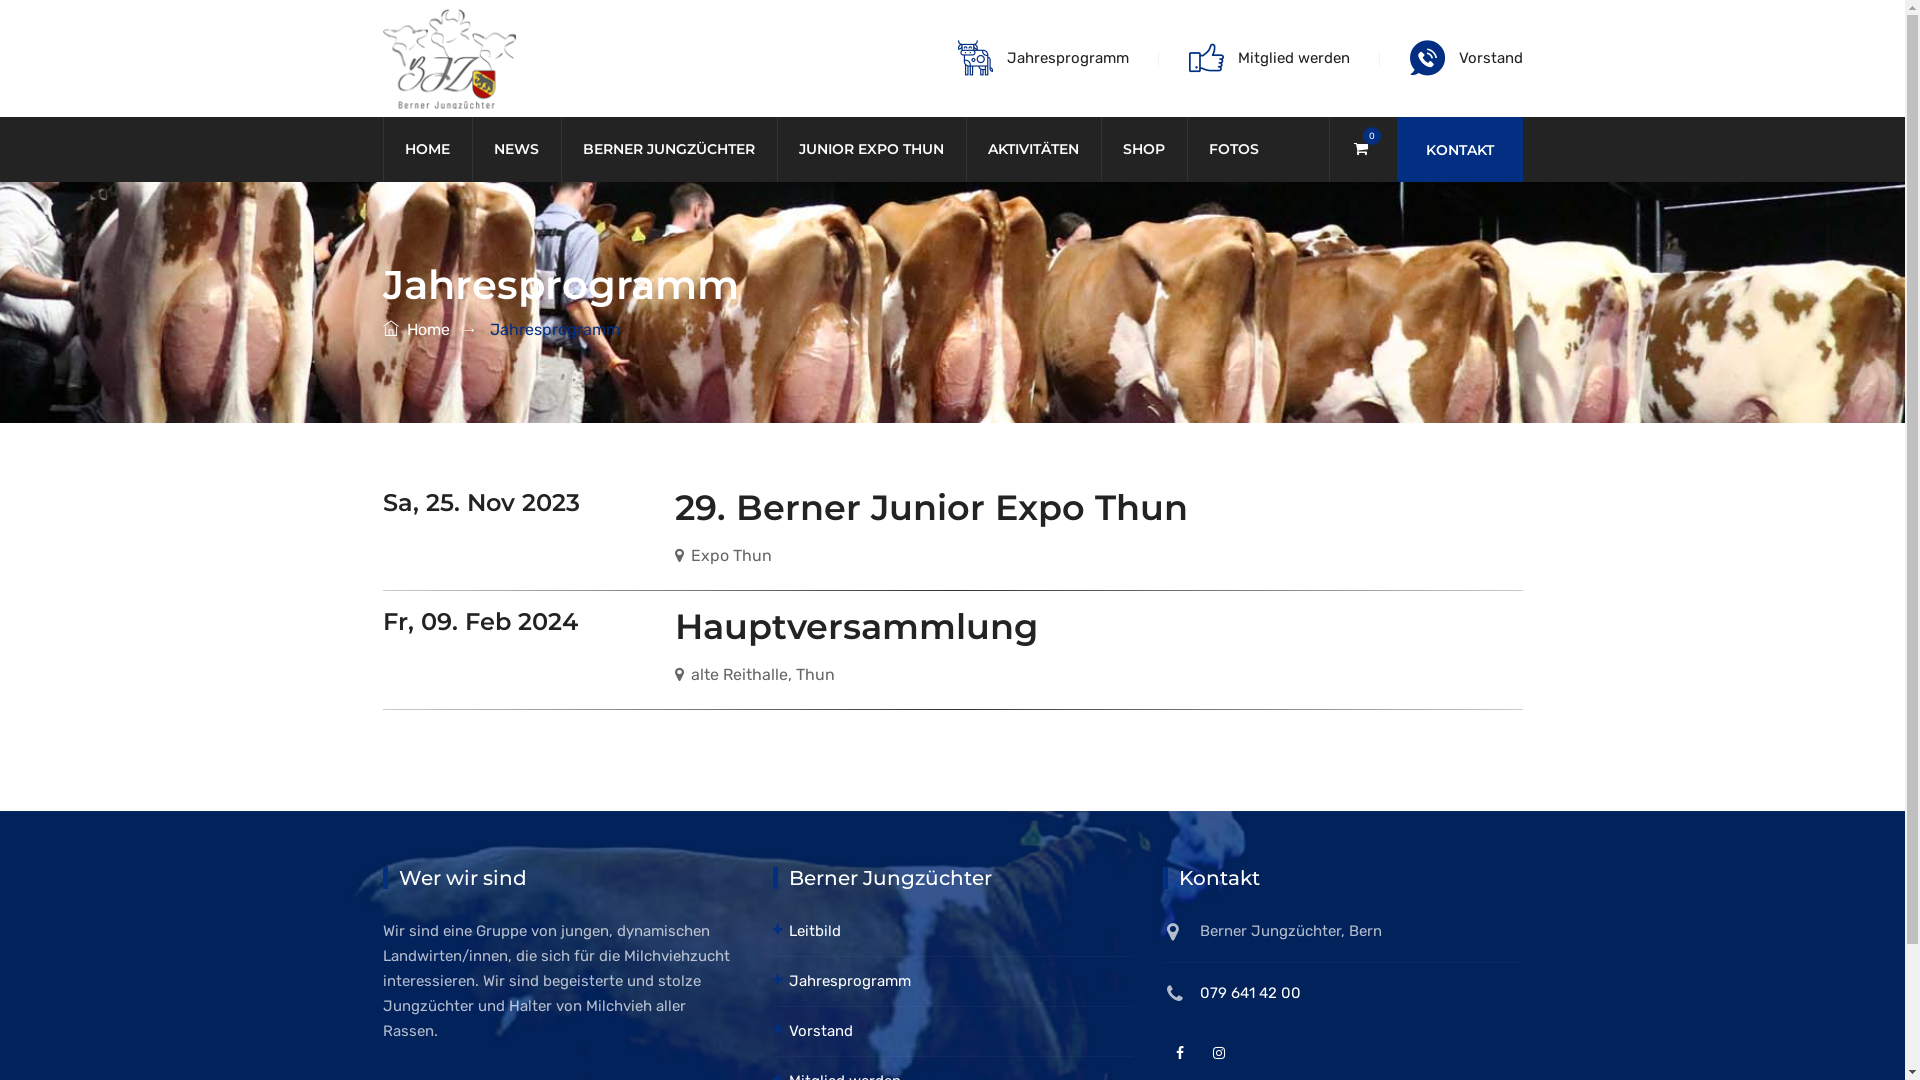 Image resolution: width=1920 pixels, height=1080 pixels. I want to click on 'Vorstand', so click(811, 1030).